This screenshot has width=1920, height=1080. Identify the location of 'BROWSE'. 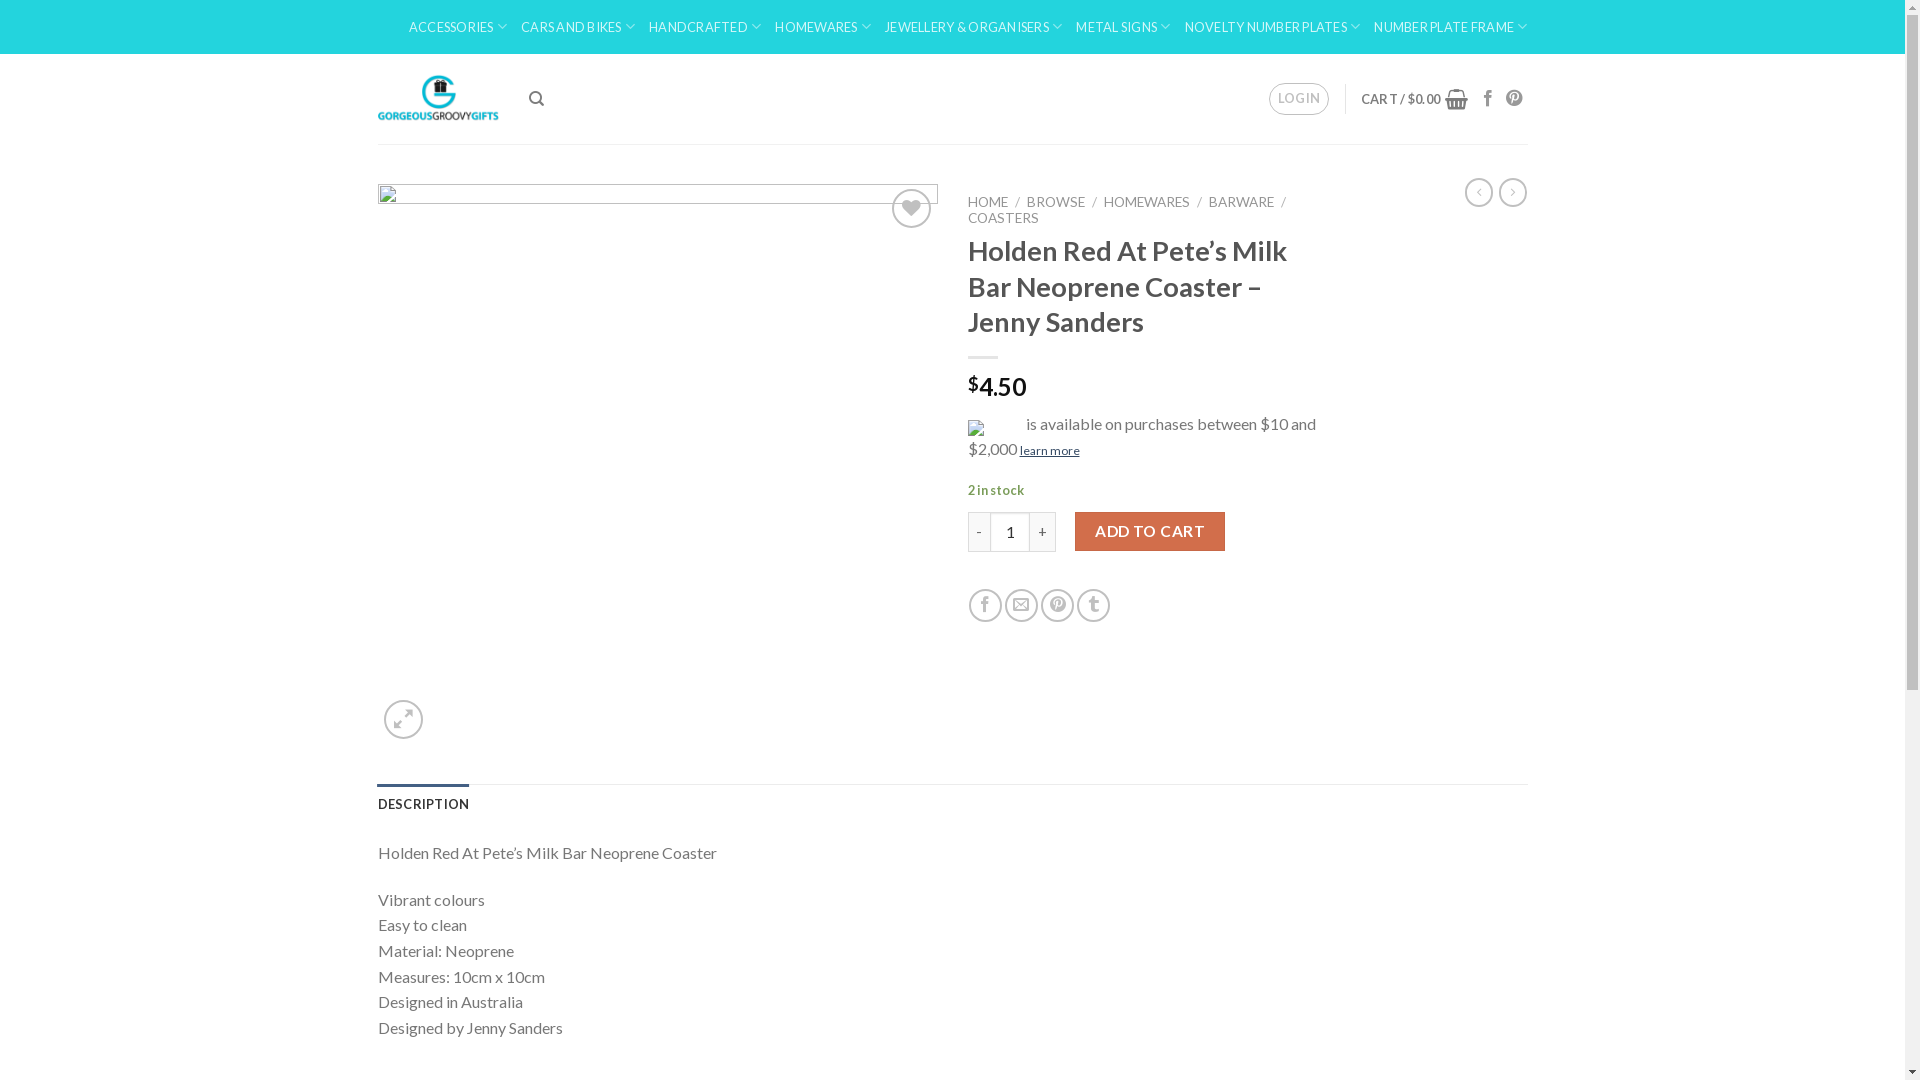
(1027, 201).